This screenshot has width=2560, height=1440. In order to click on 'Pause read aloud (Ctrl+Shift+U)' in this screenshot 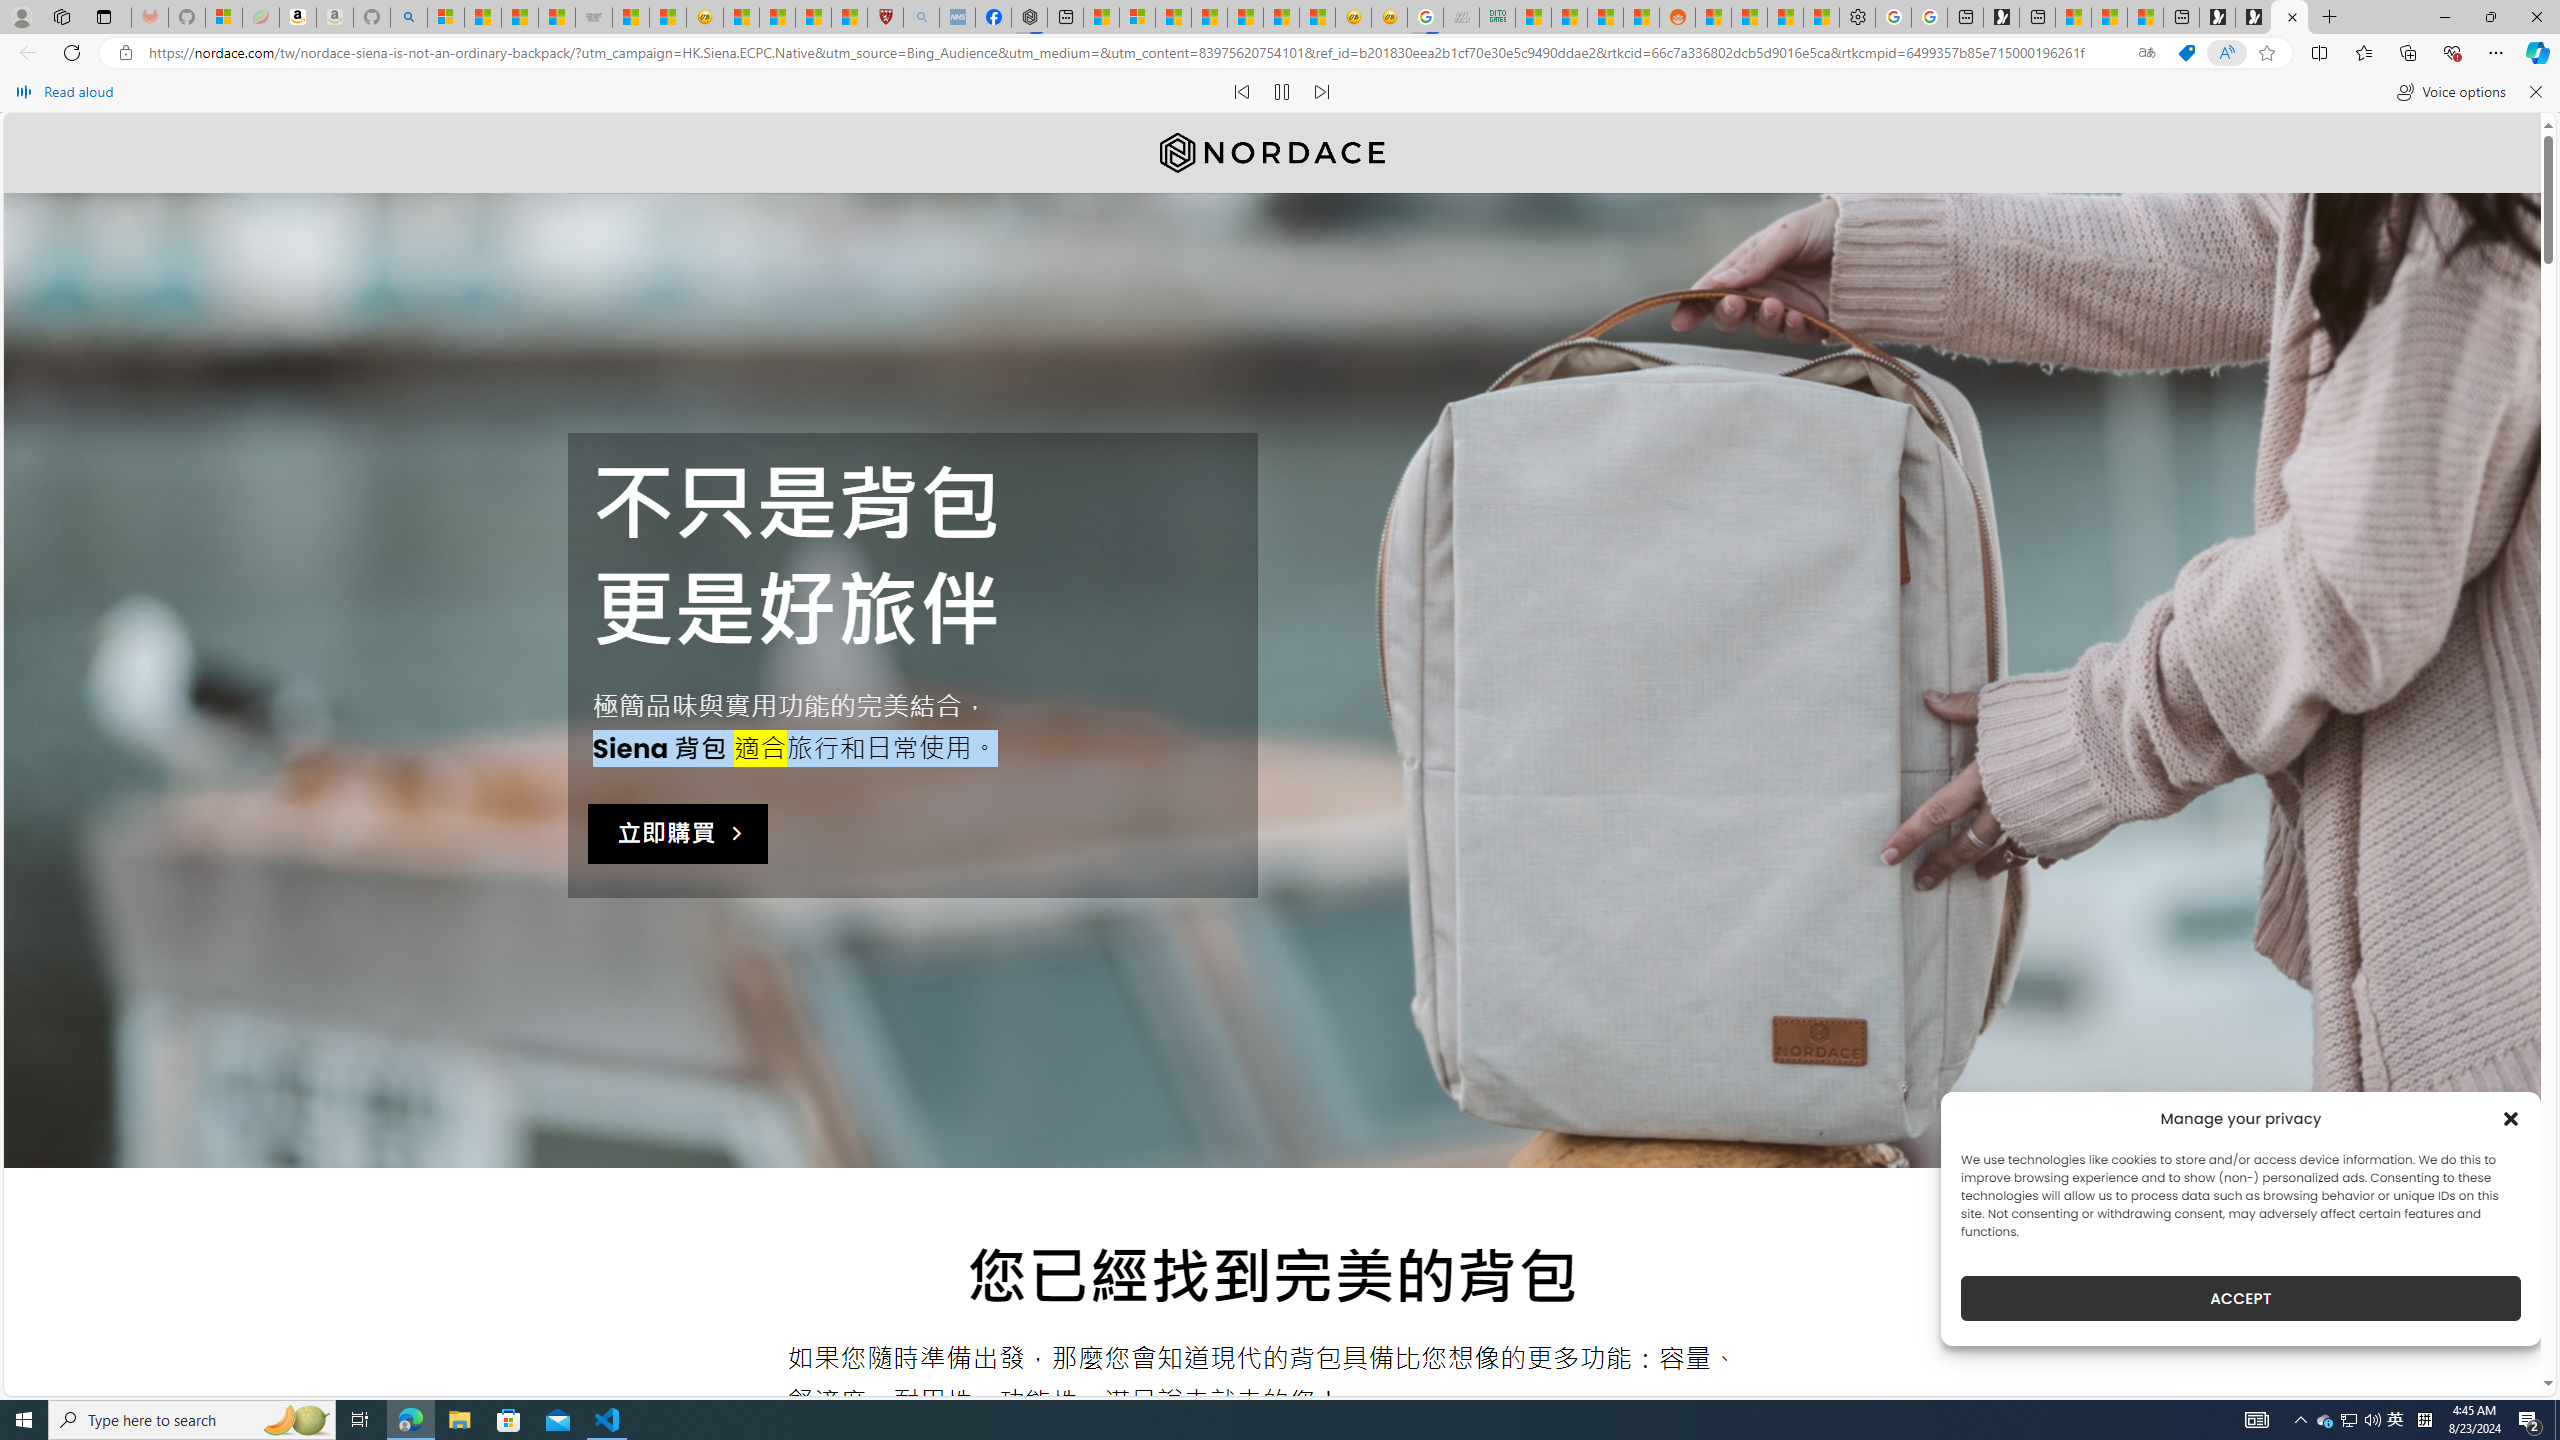, I will do `click(1281, 91)`.